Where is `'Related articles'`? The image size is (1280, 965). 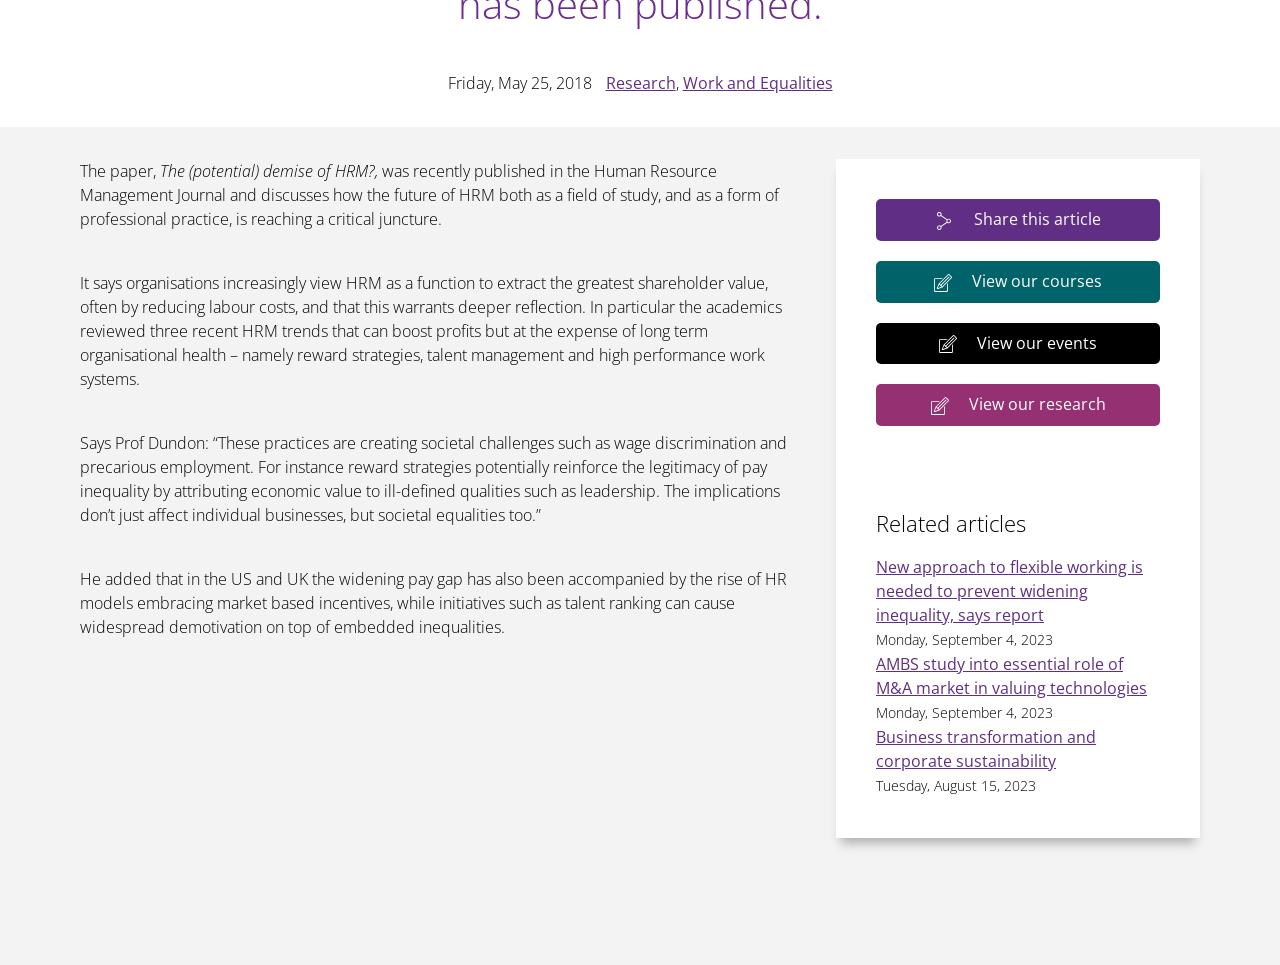
'Related articles' is located at coordinates (950, 520).